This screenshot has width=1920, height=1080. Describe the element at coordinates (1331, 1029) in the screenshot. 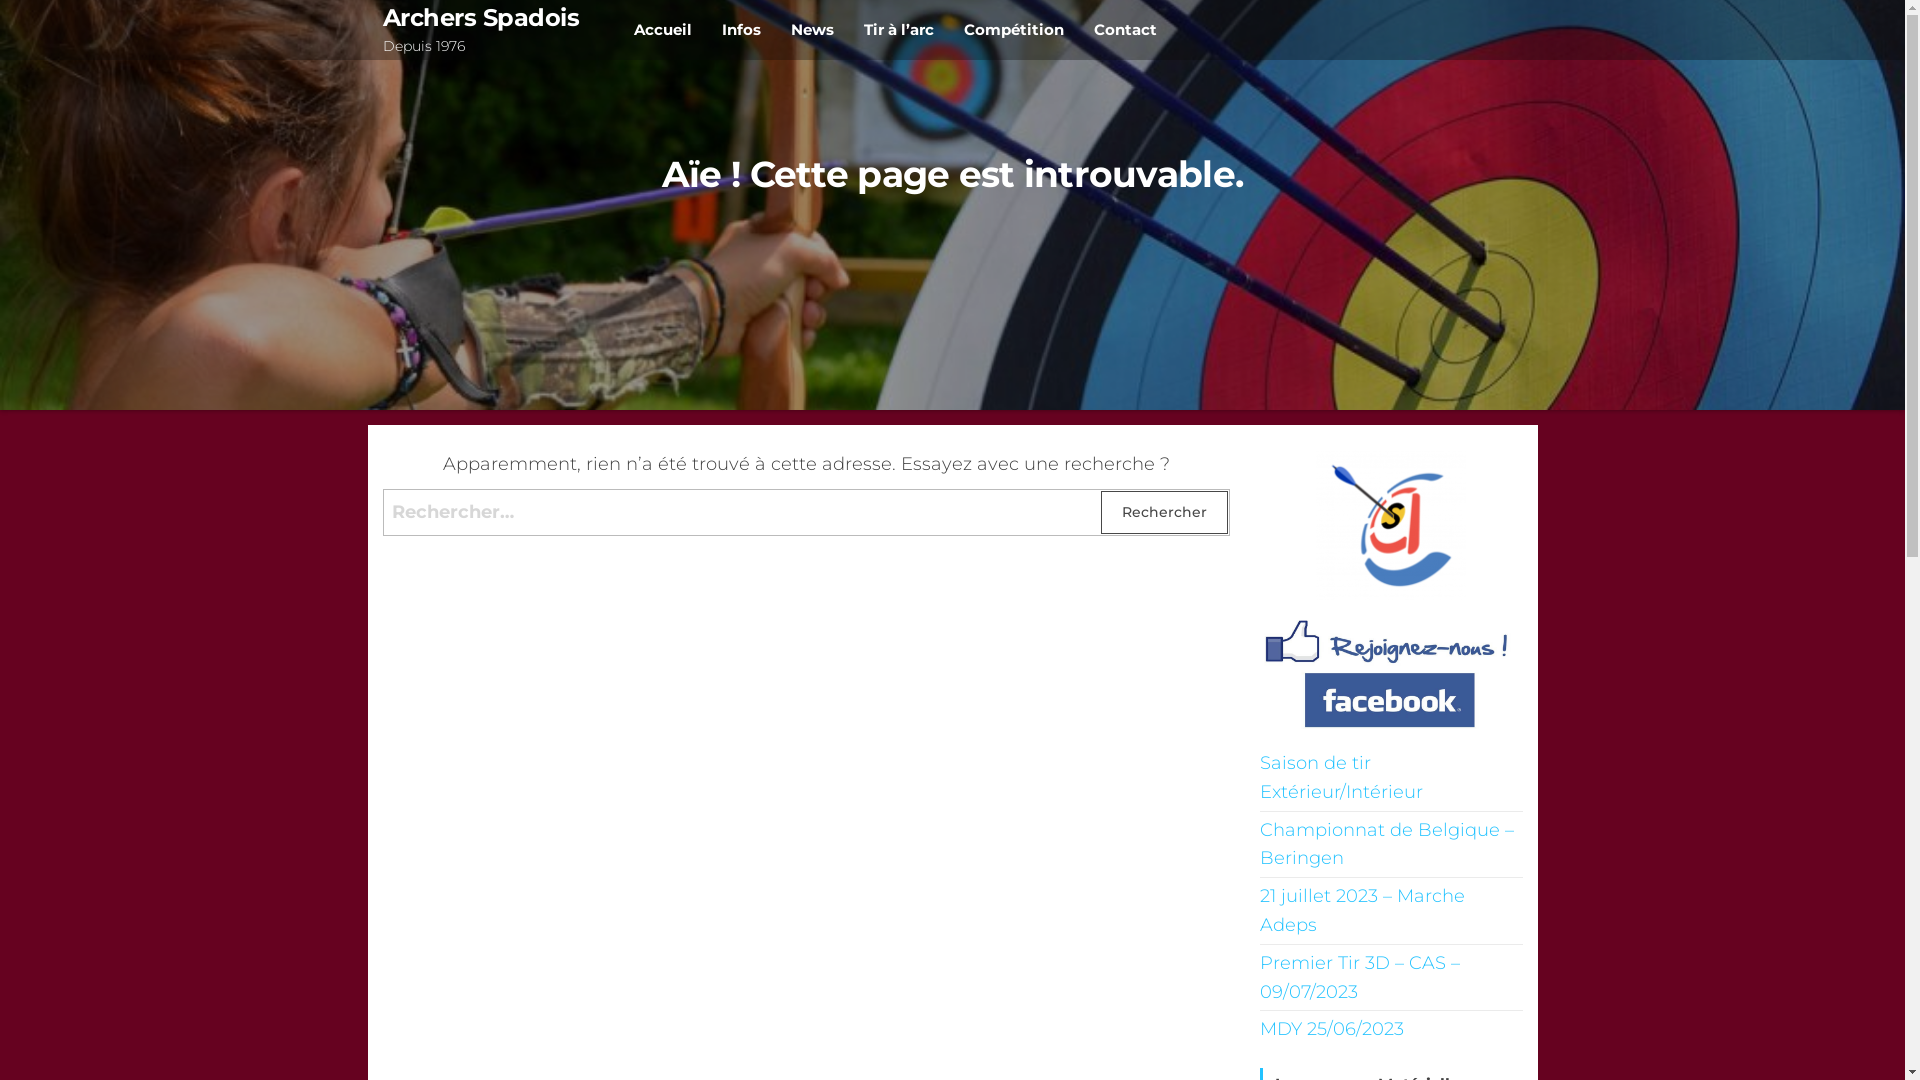

I see `'MDY 25/06/2023'` at that location.